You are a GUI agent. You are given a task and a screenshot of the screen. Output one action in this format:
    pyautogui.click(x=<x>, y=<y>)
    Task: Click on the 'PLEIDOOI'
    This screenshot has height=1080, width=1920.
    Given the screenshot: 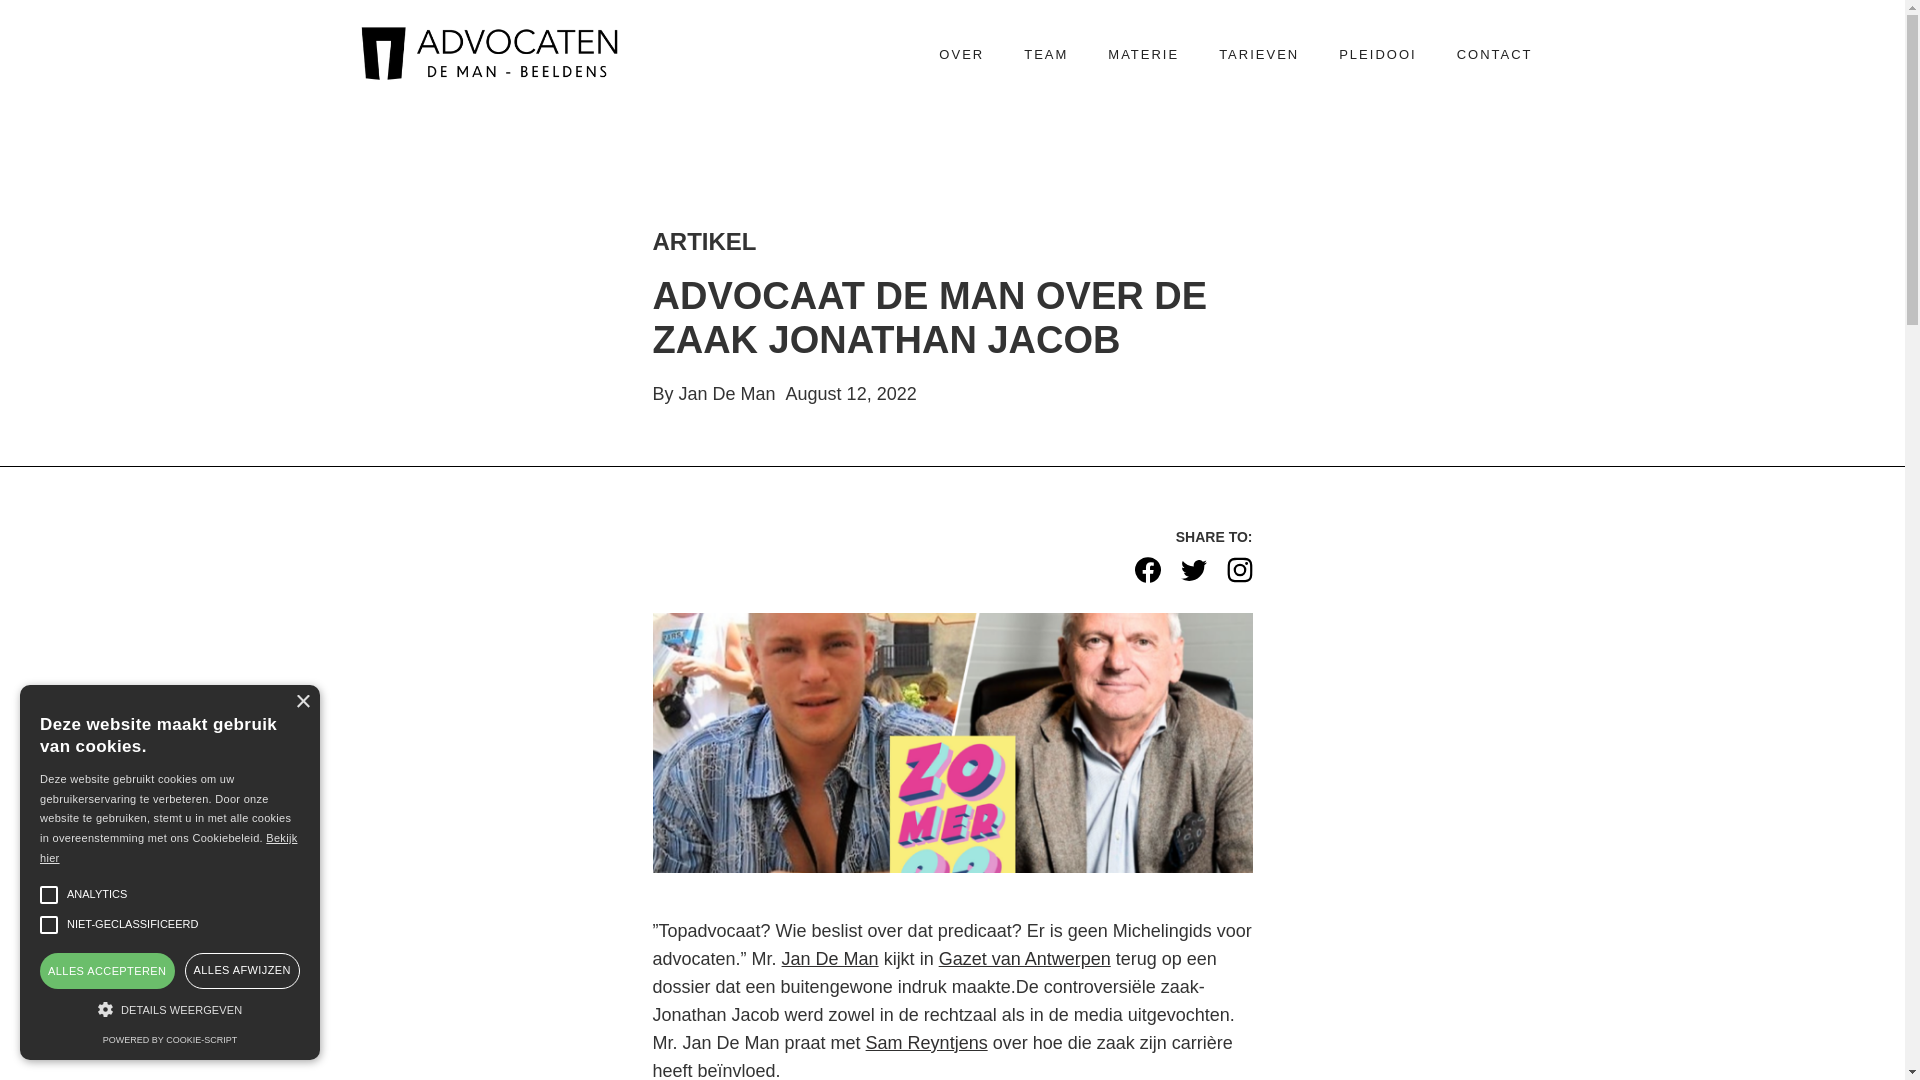 What is the action you would take?
    pyautogui.click(x=1376, y=53)
    